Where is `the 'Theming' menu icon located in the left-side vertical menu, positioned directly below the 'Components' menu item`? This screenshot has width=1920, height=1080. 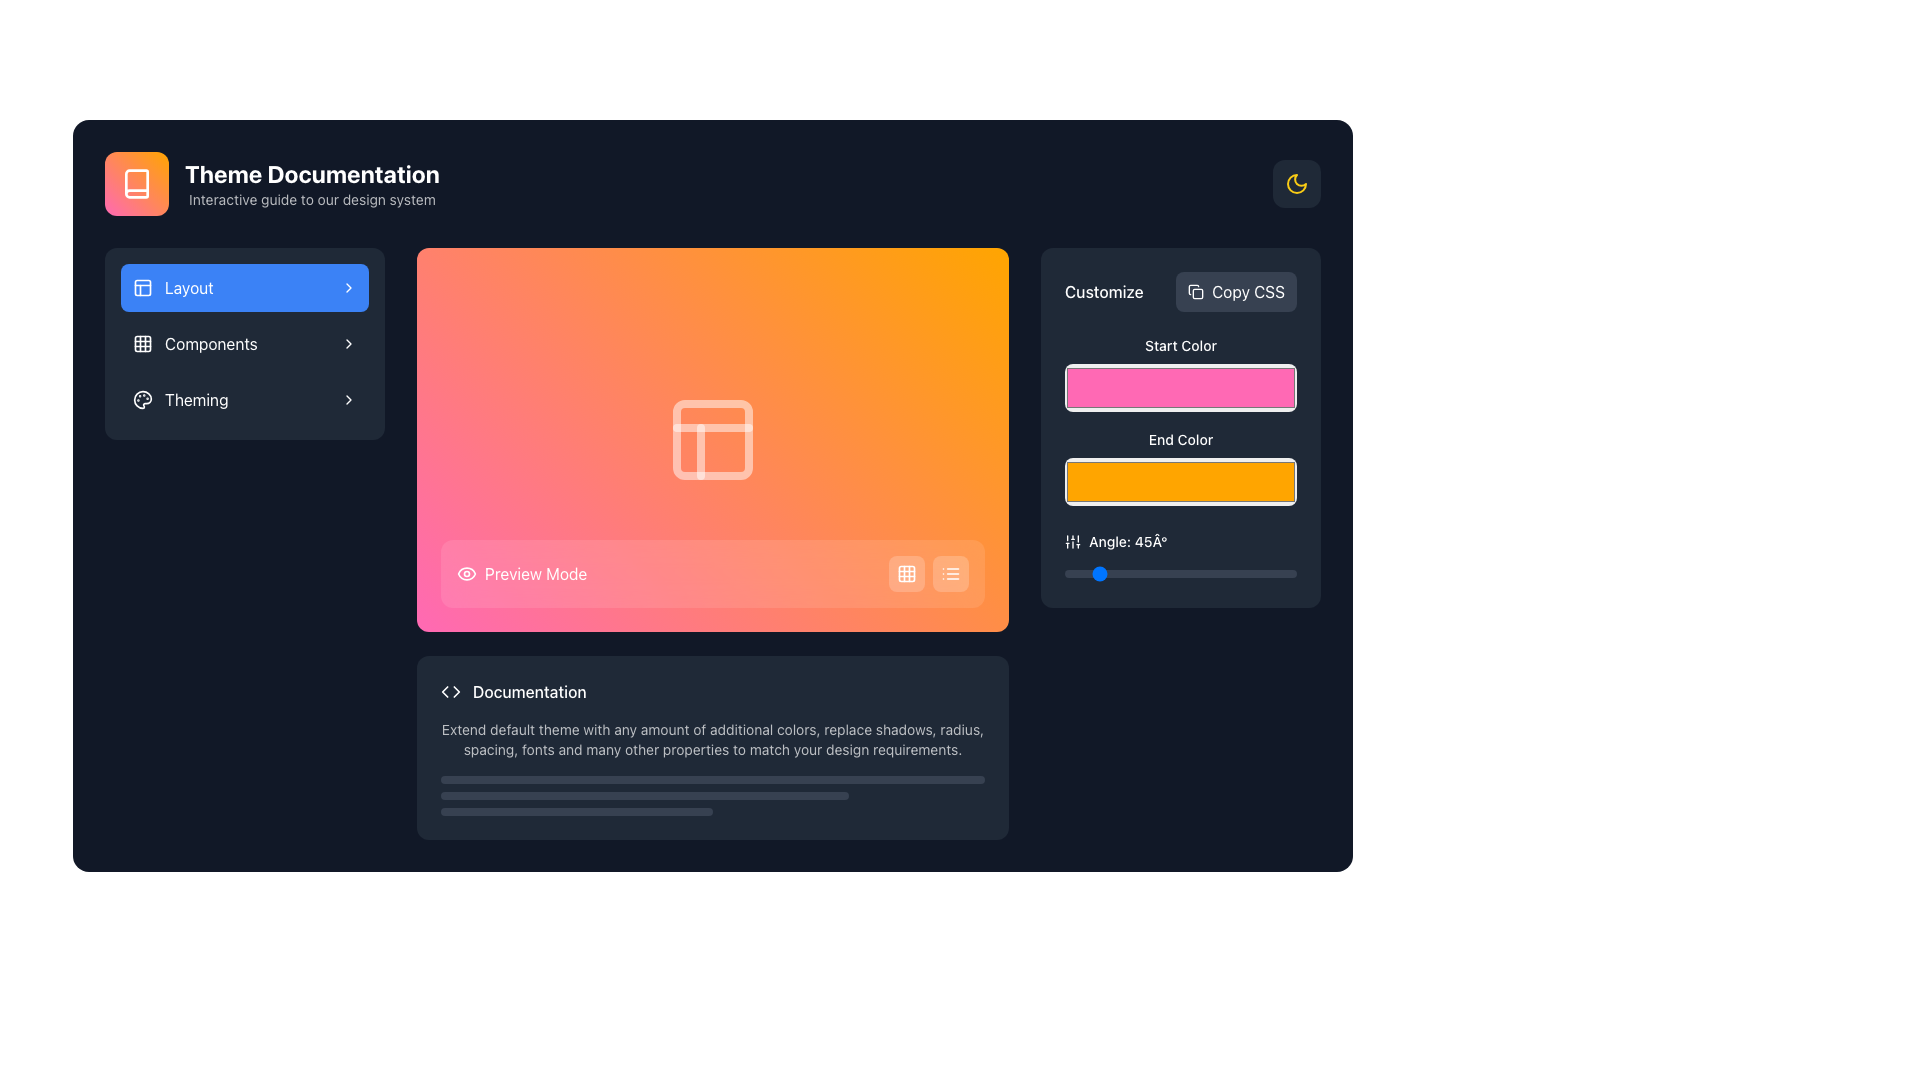
the 'Theming' menu icon located in the left-side vertical menu, positioned directly below the 'Components' menu item is located at coordinates (142, 400).